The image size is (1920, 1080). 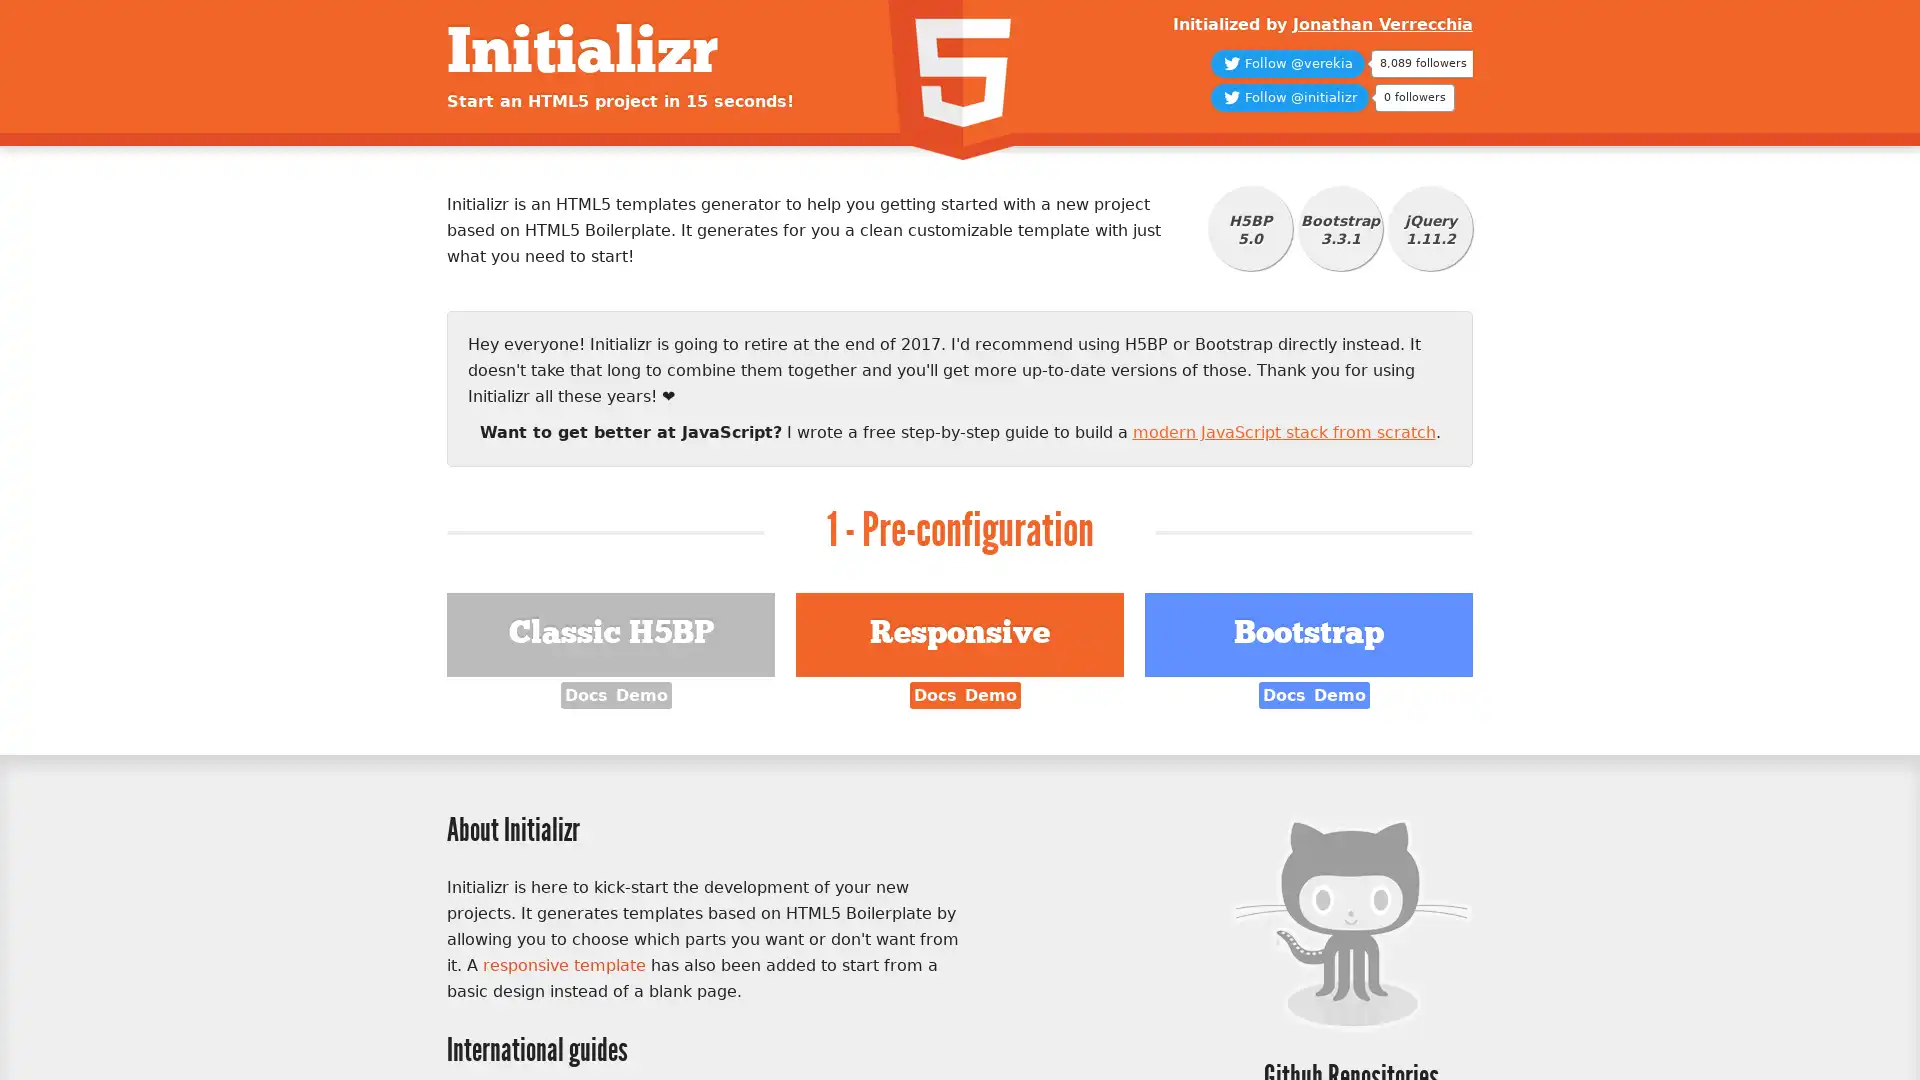 What do you see at coordinates (958, 635) in the screenshot?
I see `Responsive` at bounding box center [958, 635].